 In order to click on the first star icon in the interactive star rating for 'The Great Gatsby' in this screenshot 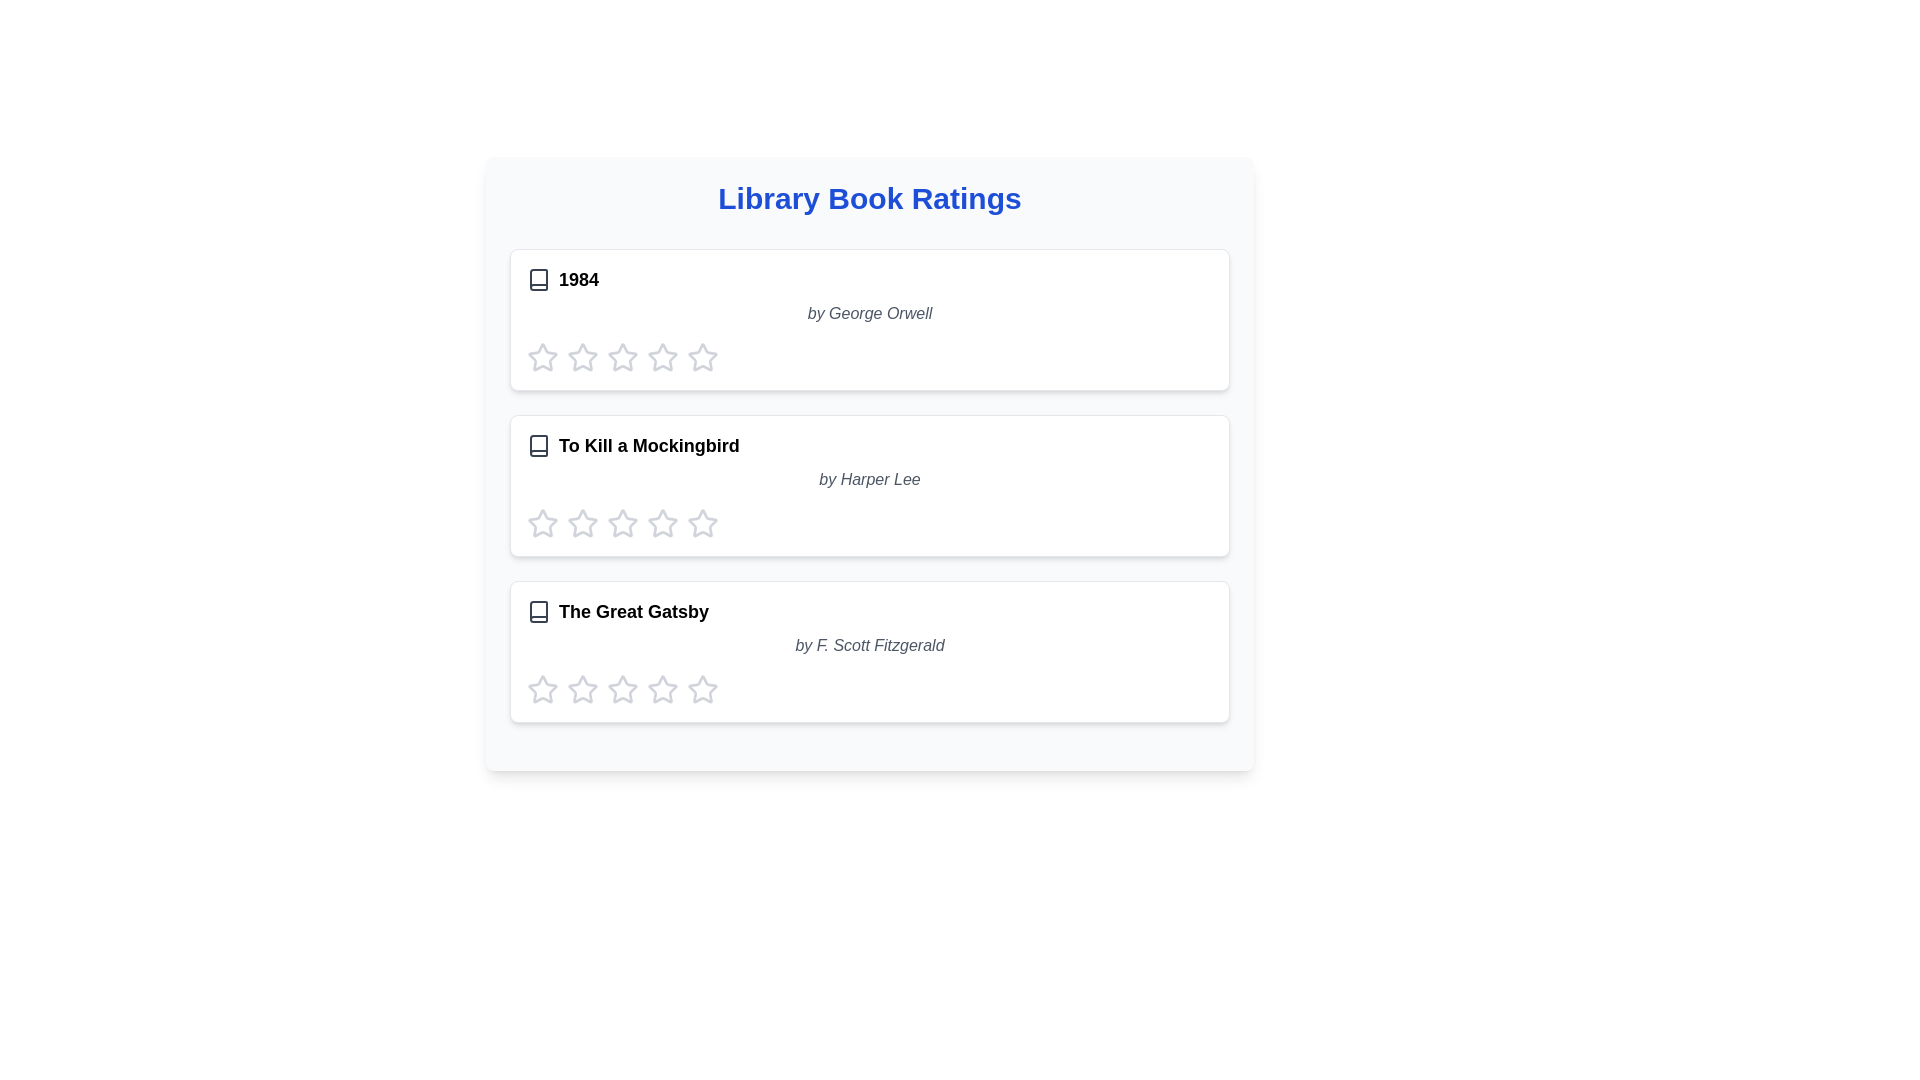, I will do `click(542, 689)`.